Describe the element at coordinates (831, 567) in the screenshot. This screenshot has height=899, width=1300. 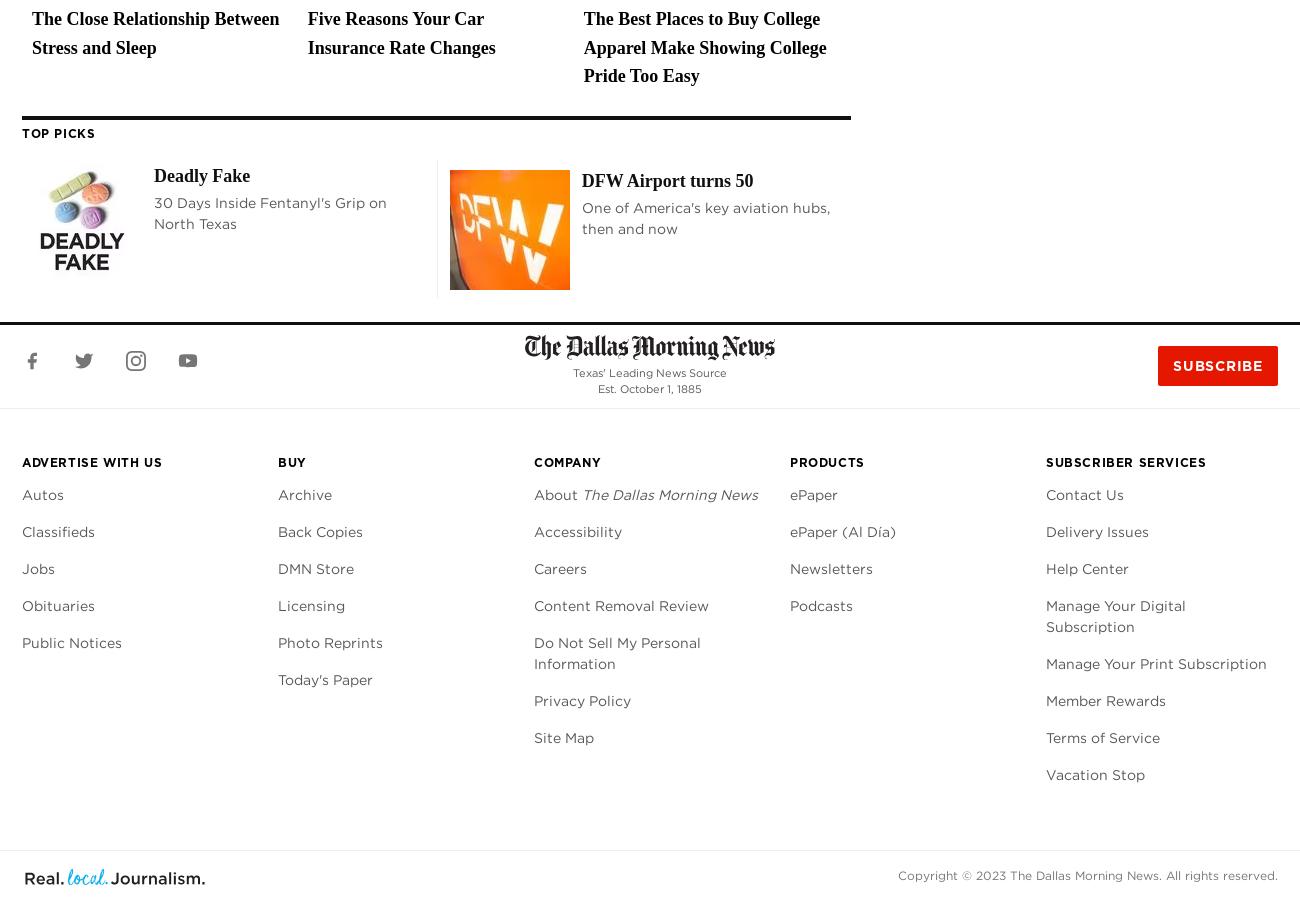
I see `'Newsletters'` at that location.